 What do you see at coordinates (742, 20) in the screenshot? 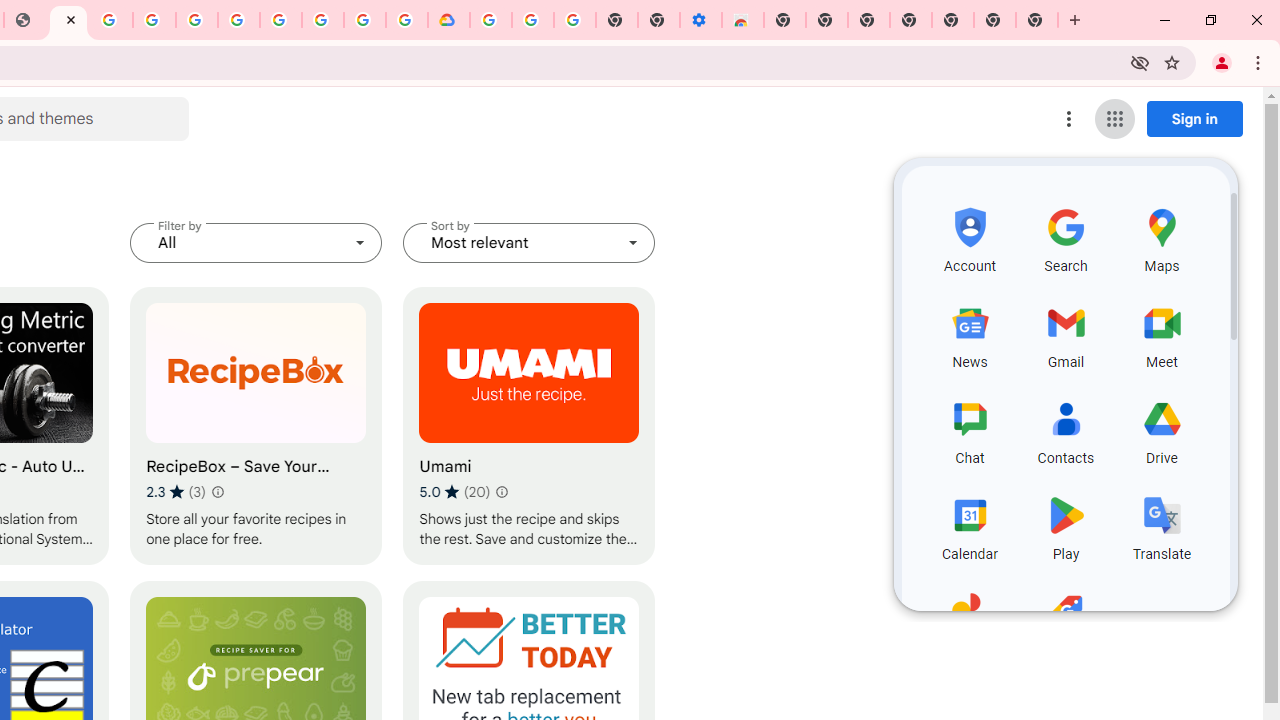
I see `'Chrome Web Store - Accessibility extensions'` at bounding box center [742, 20].